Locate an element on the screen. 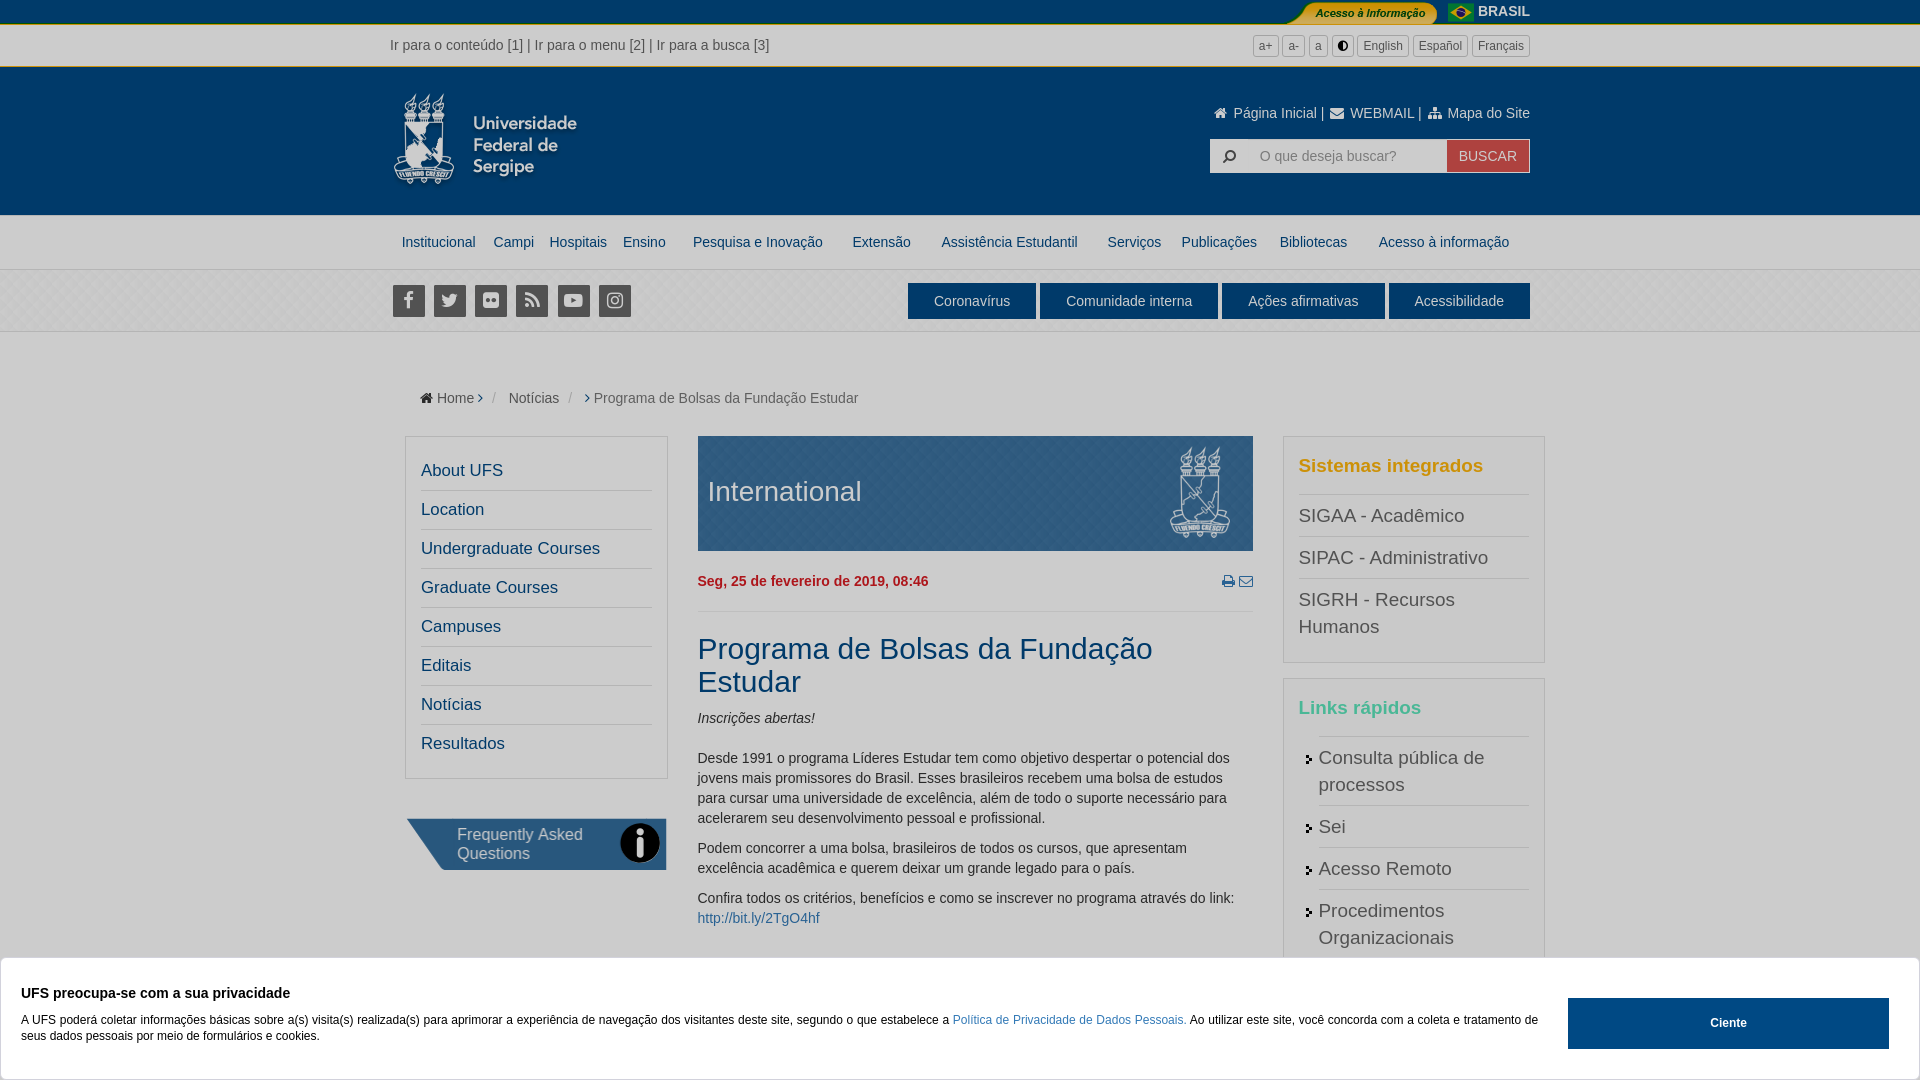  'SIPAC - Administrativo' is located at coordinates (1391, 557).